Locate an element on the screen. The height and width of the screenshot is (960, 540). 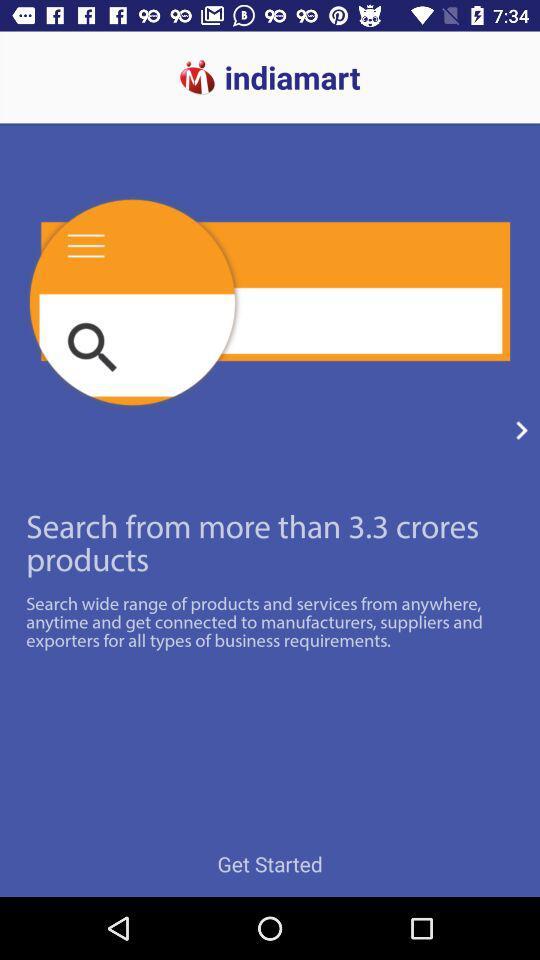
the arrow_forward icon is located at coordinates (521, 430).